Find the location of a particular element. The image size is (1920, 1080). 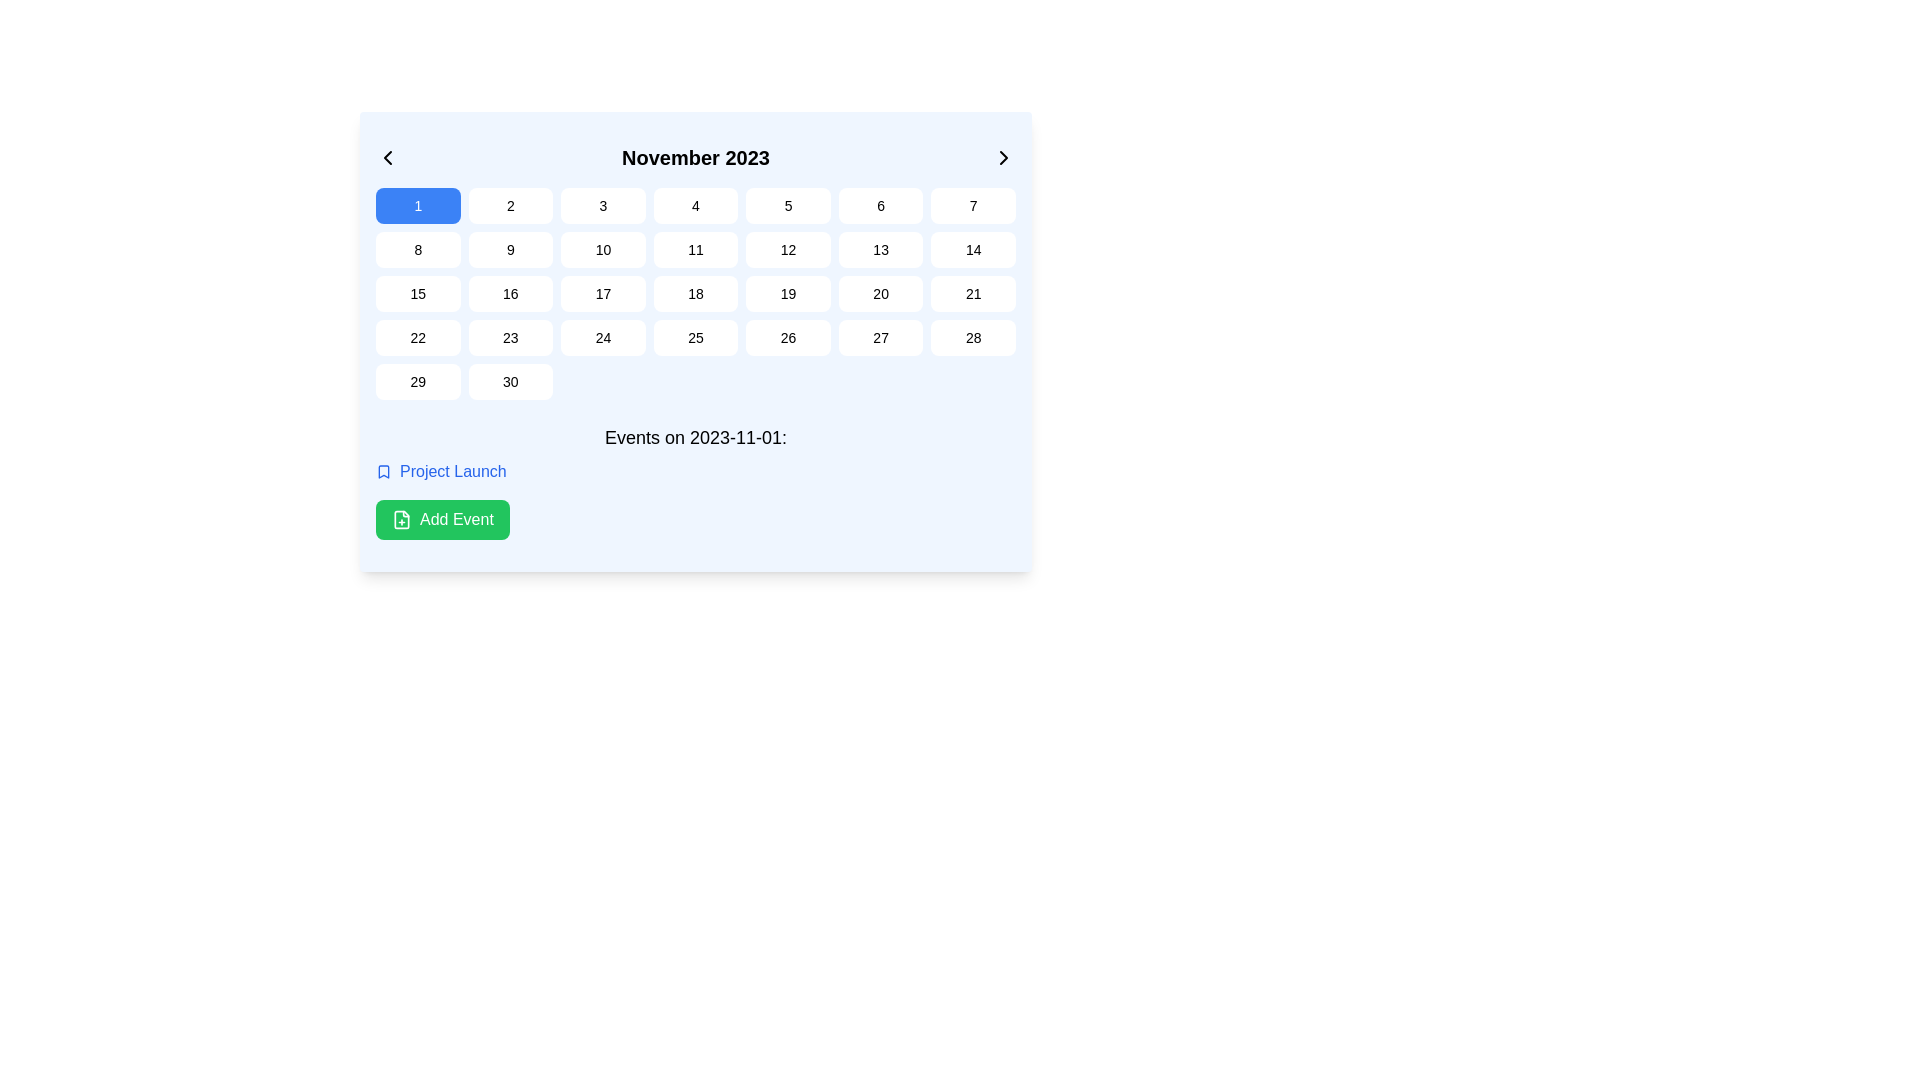

the date button displaying the number '15' in black text on a white background is located at coordinates (417, 293).